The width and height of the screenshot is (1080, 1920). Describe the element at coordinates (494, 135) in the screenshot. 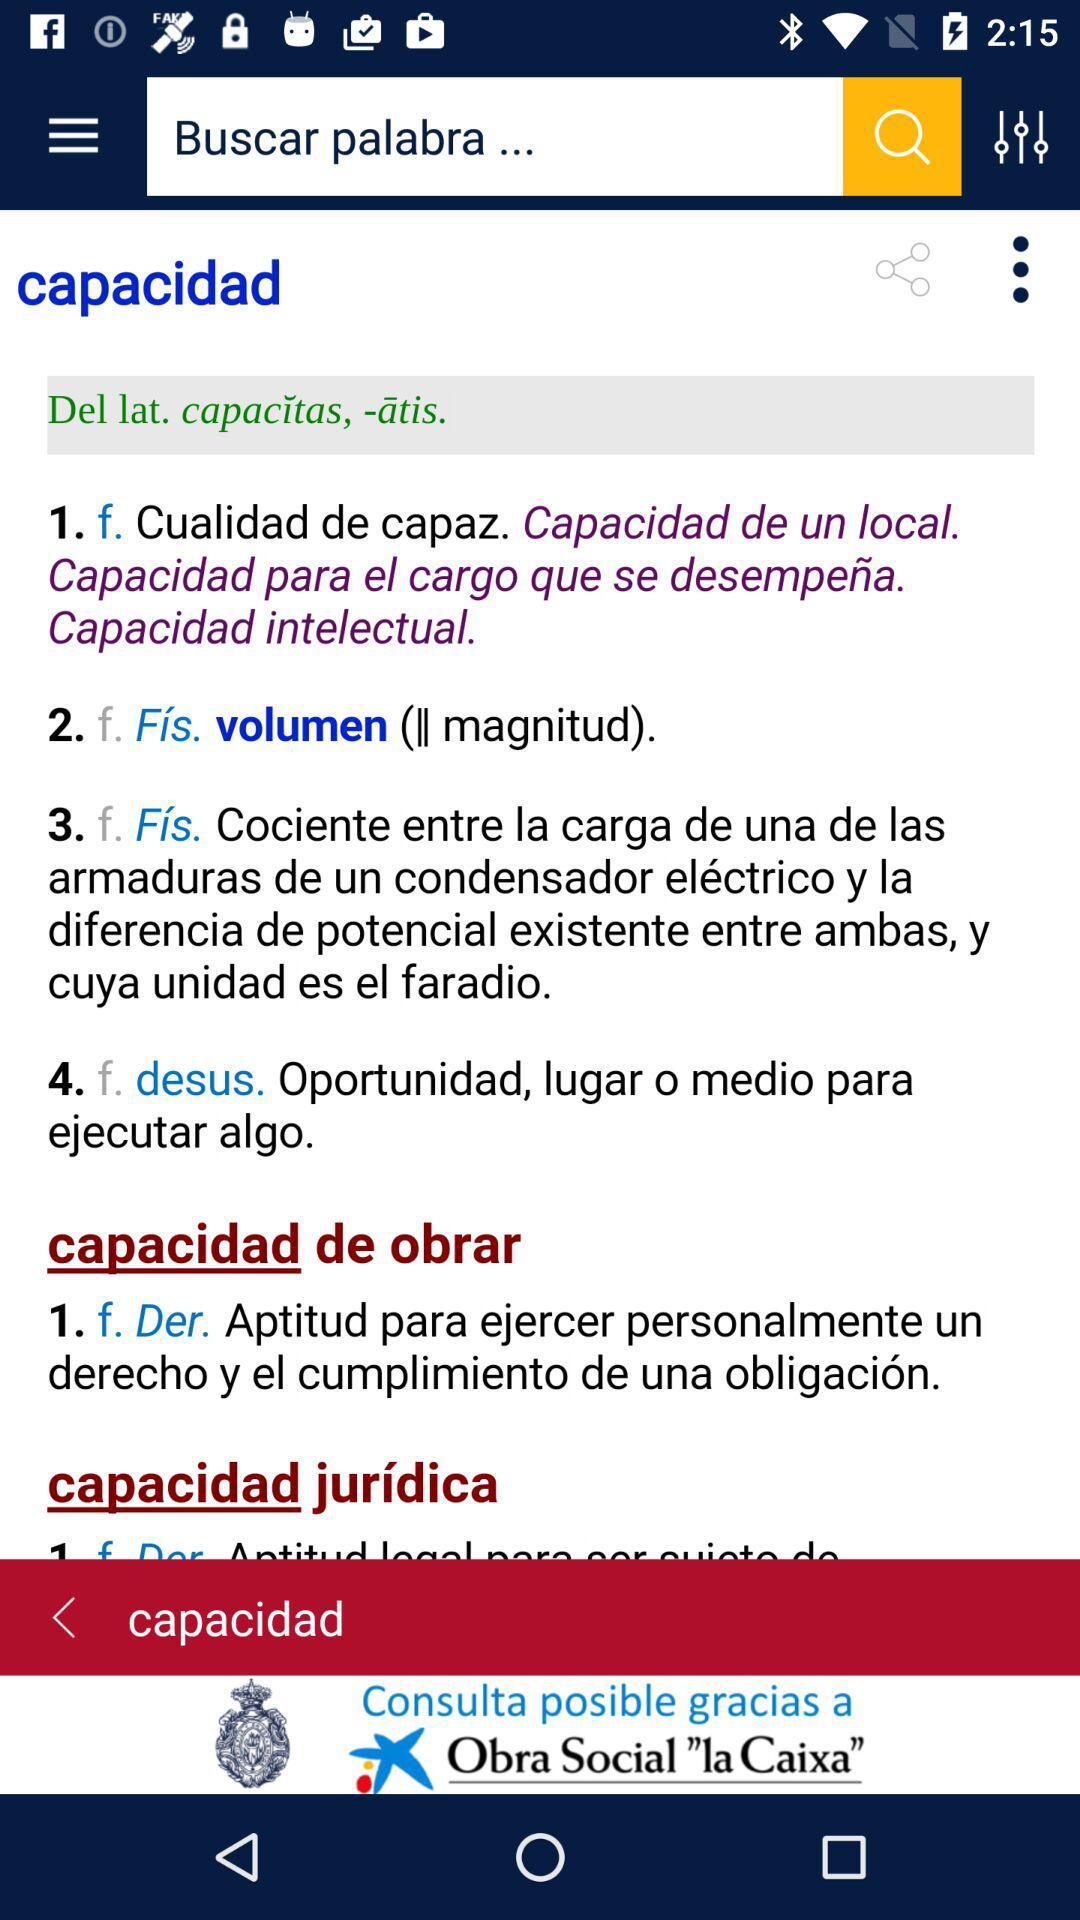

I see `search` at that location.